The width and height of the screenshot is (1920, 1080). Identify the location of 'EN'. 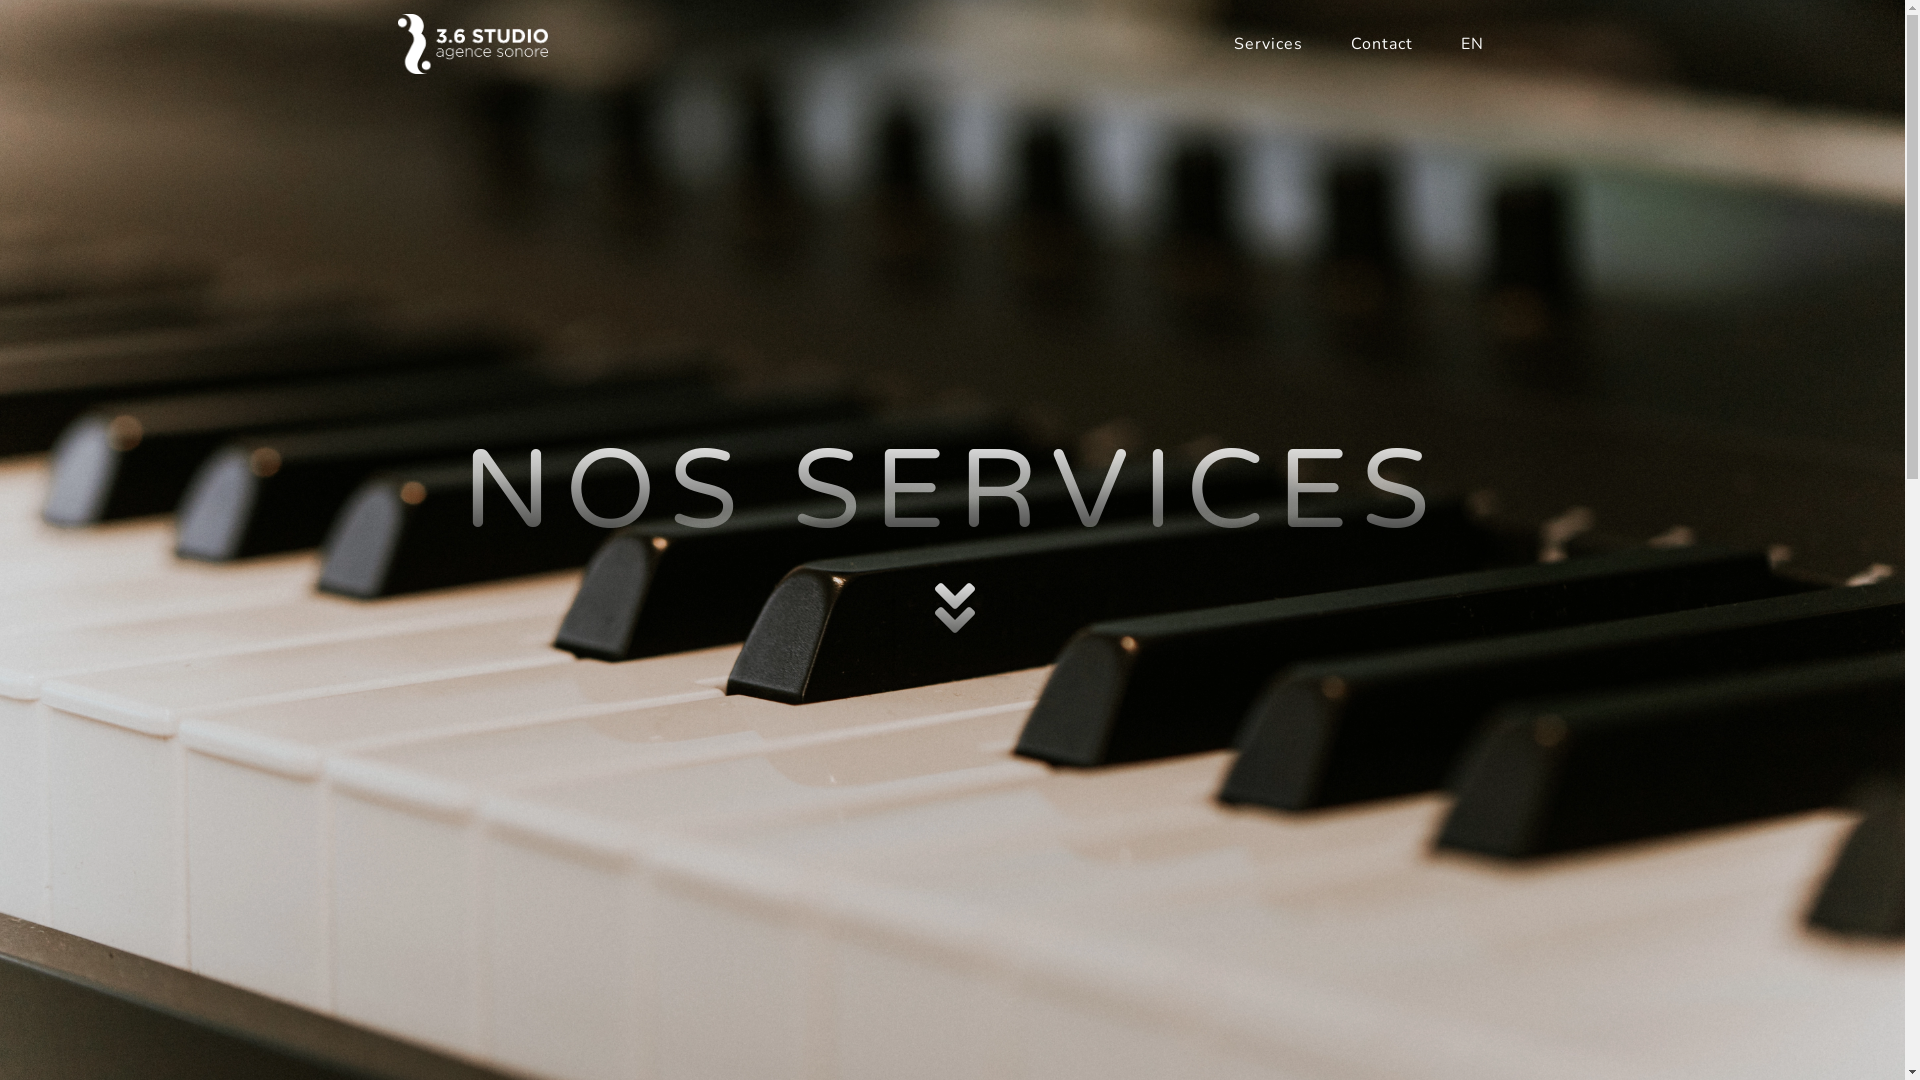
(1434, 43).